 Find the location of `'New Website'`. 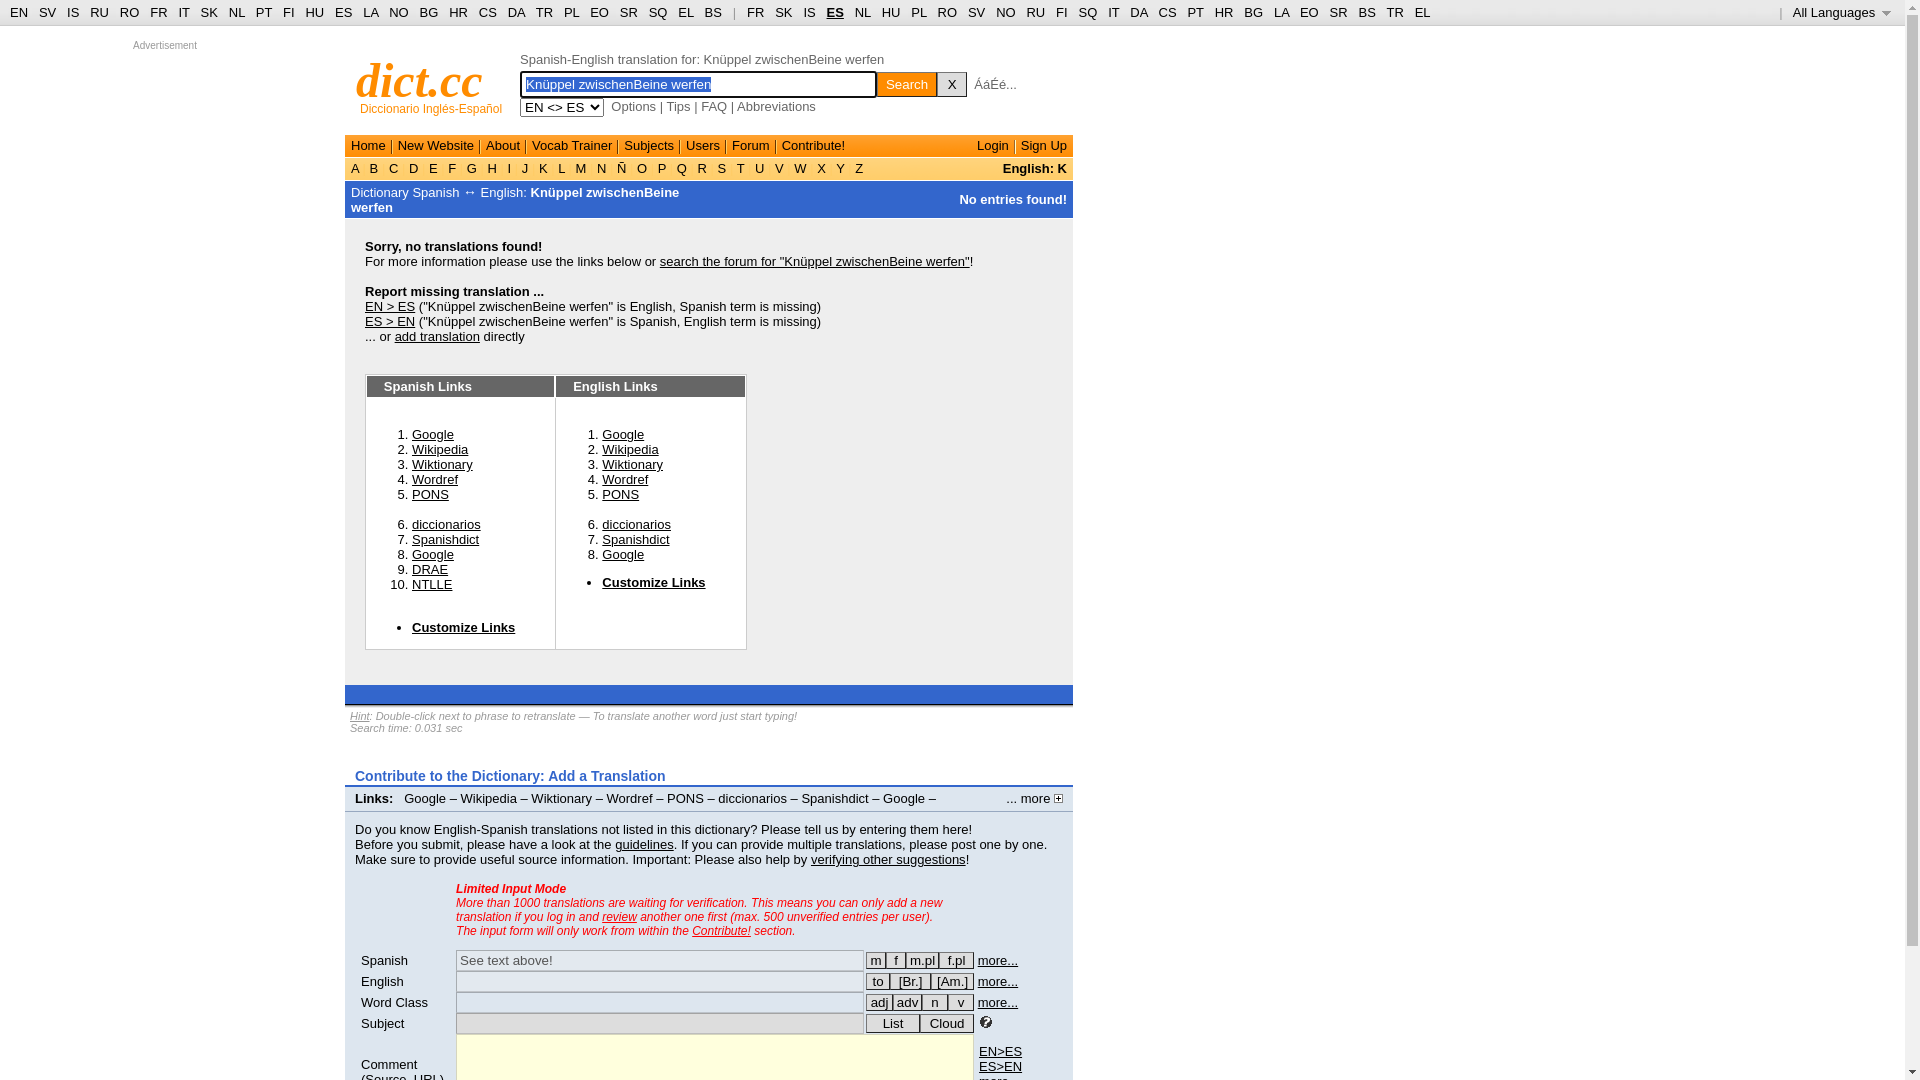

'New Website' is located at coordinates (435, 144).